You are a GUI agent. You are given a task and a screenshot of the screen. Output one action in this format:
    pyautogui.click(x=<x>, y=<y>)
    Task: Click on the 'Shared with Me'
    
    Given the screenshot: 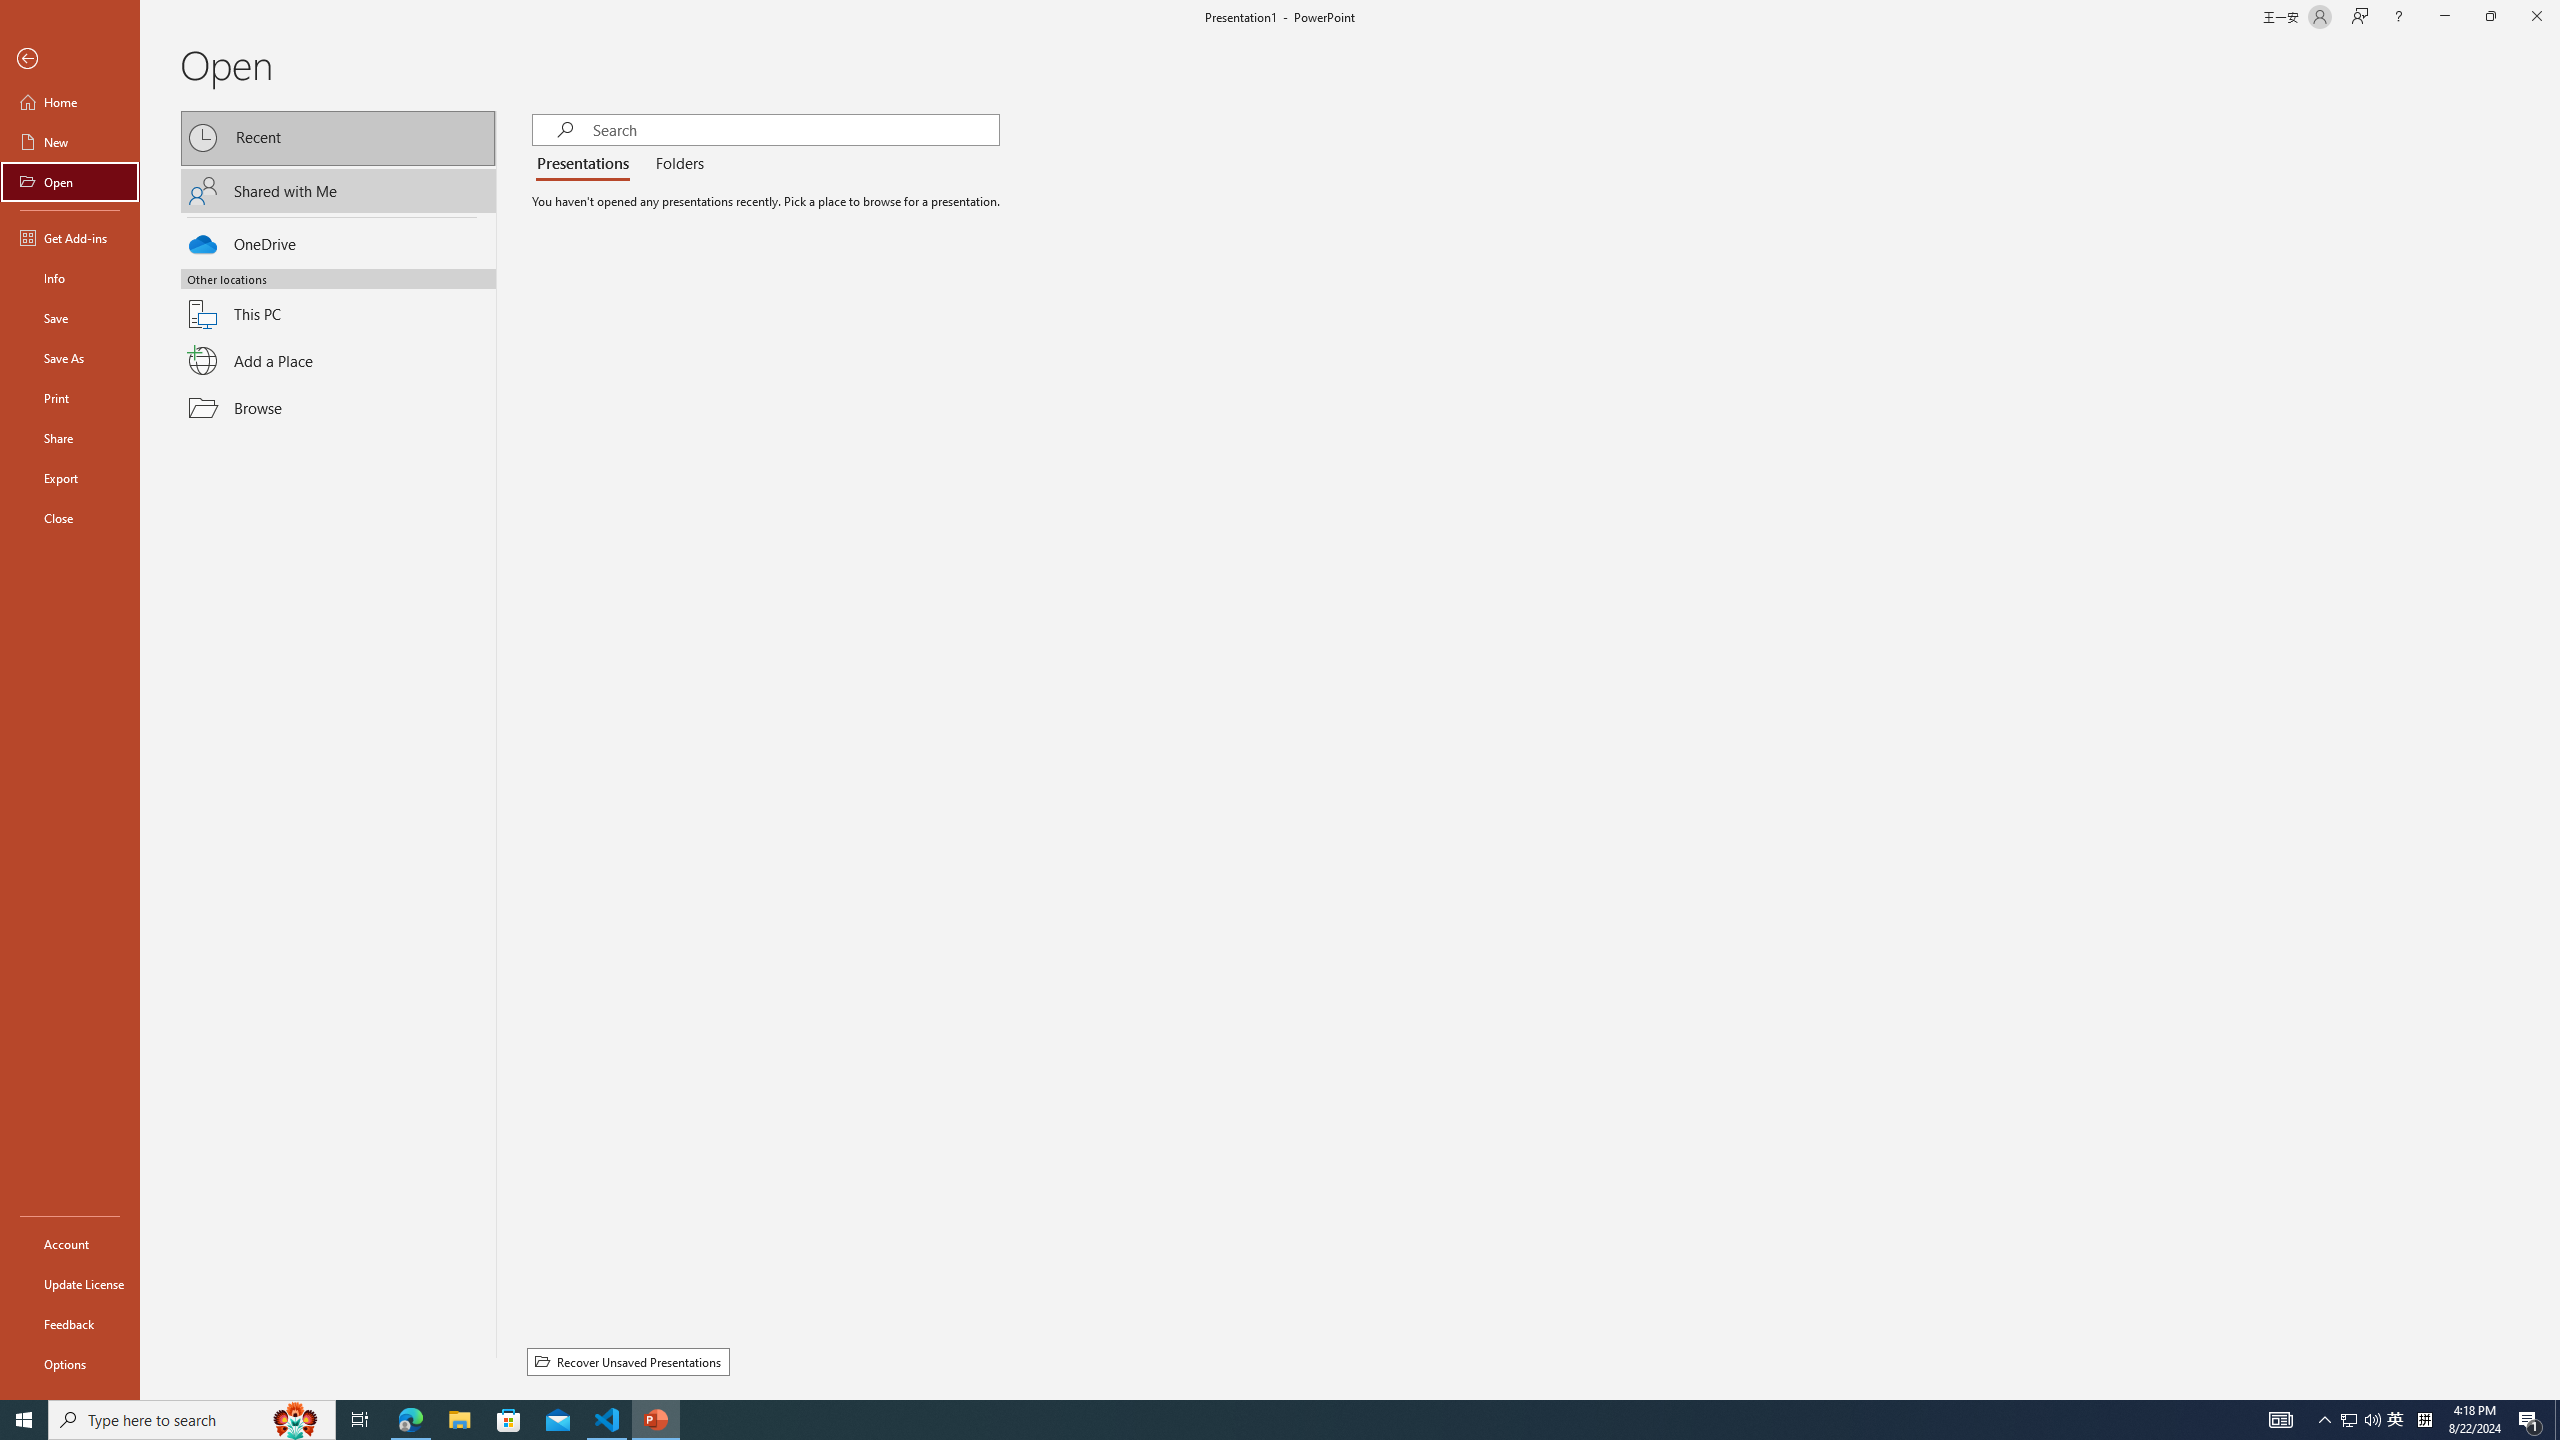 What is the action you would take?
    pyautogui.click(x=338, y=189)
    